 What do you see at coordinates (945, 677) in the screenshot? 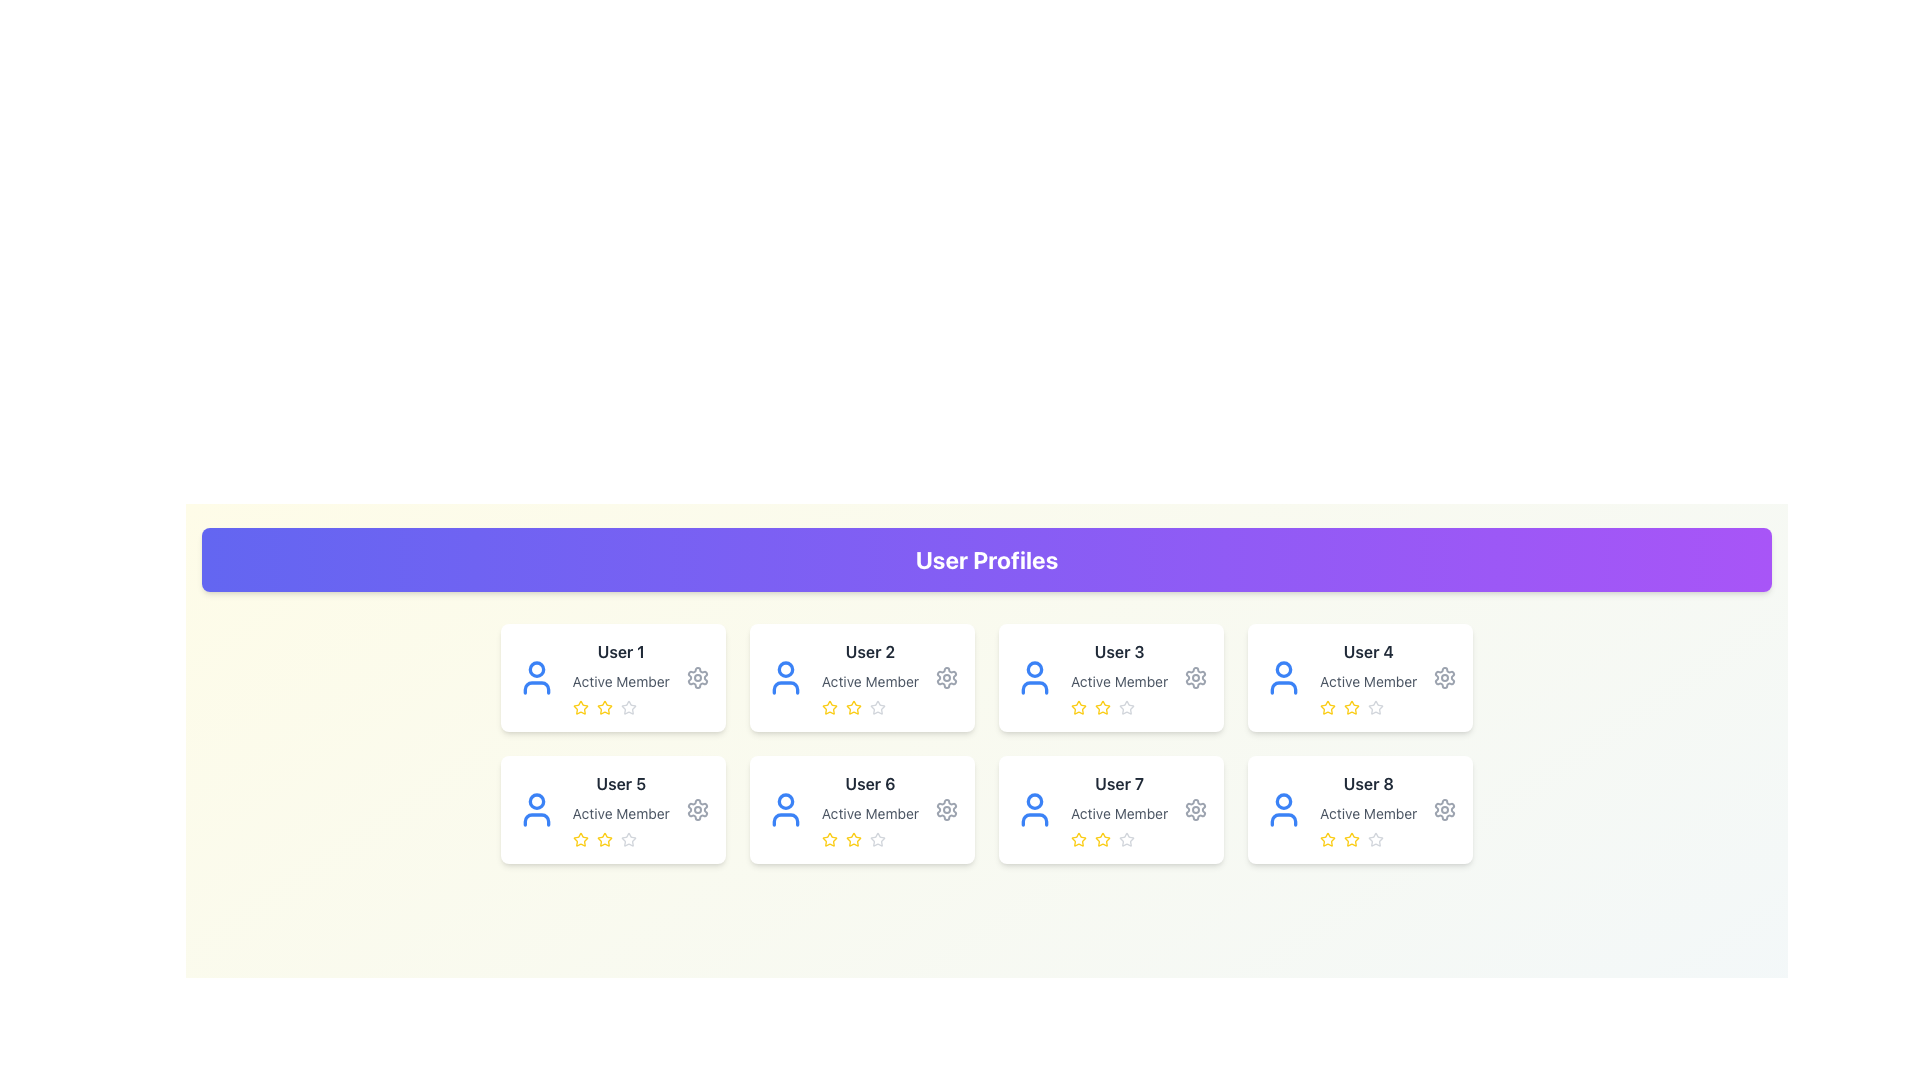
I see `the cogwheel icon located in the 'User Profiles' section next to 'User 2'` at bounding box center [945, 677].